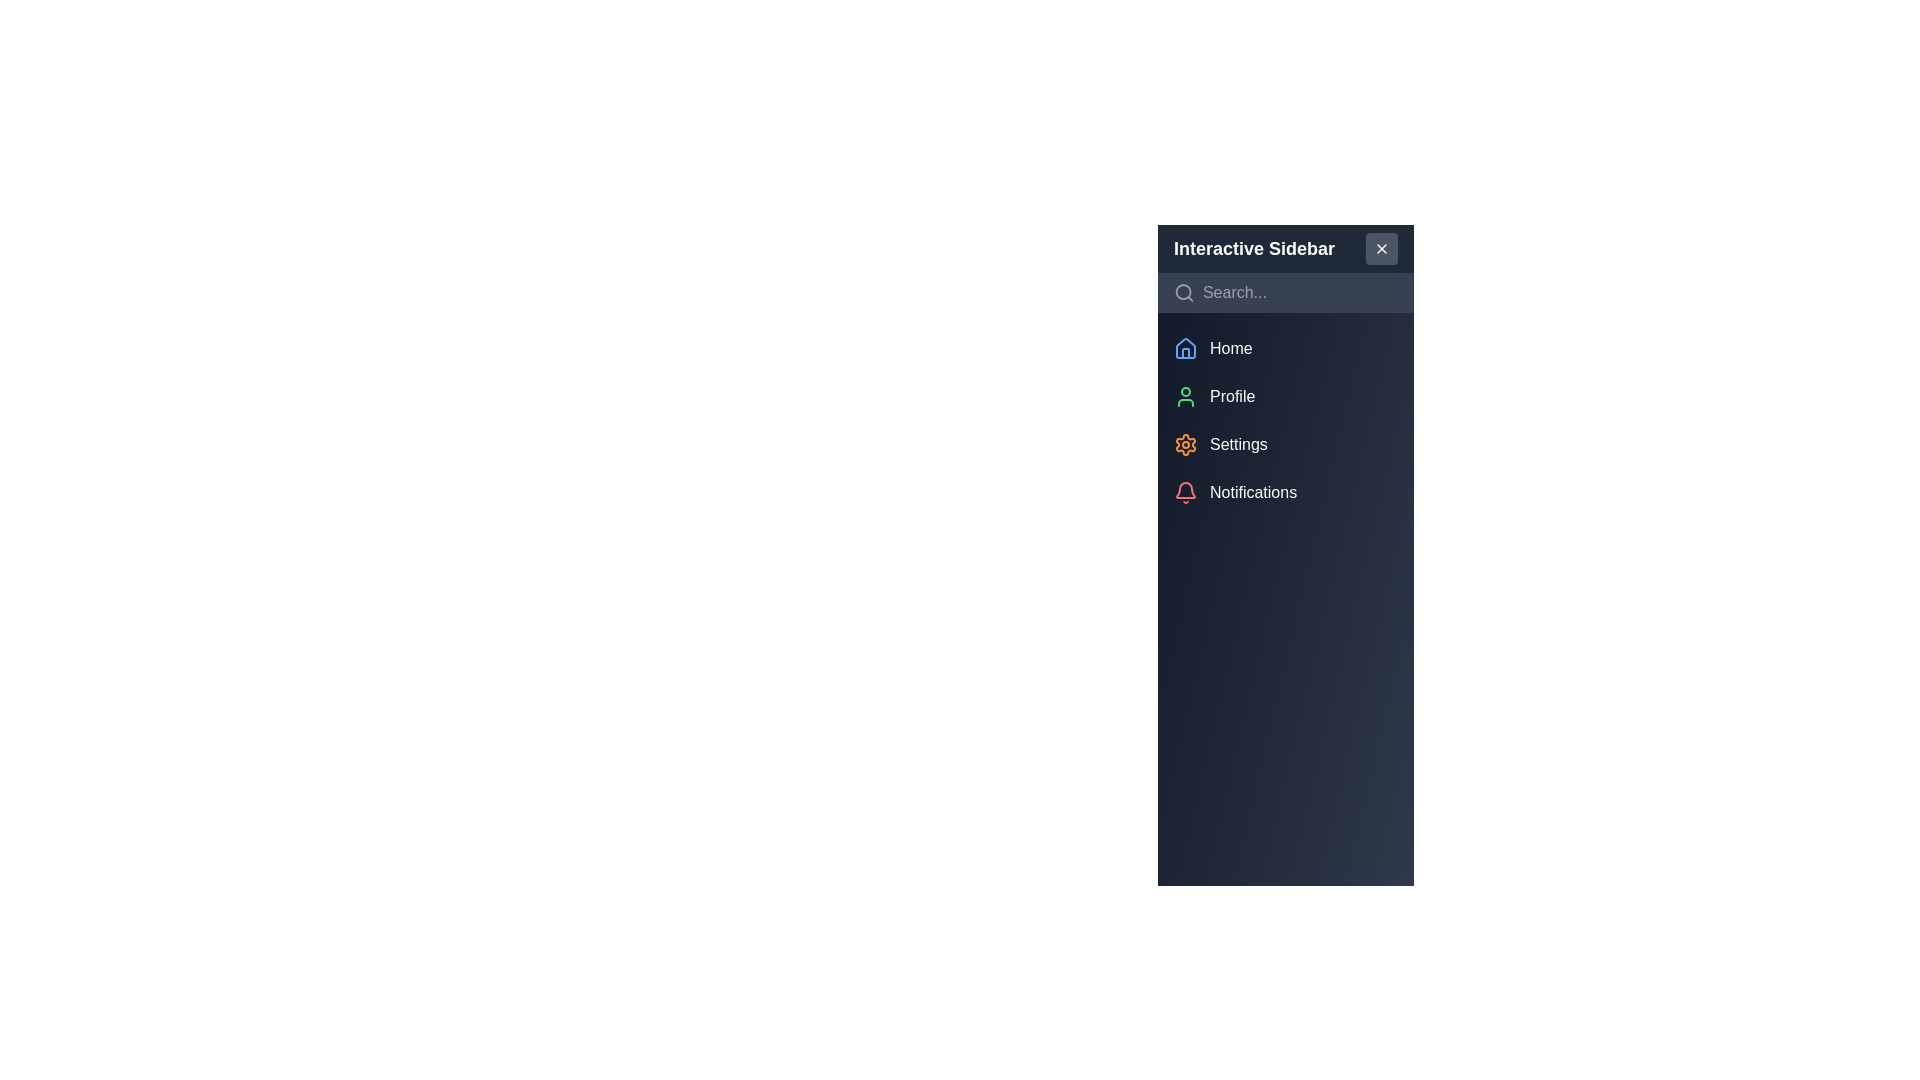 This screenshot has height=1080, width=1920. Describe the element at coordinates (1286, 493) in the screenshot. I see `the fourth navigation link in the sidebar menu that leads to the 'Notifications' section` at that location.